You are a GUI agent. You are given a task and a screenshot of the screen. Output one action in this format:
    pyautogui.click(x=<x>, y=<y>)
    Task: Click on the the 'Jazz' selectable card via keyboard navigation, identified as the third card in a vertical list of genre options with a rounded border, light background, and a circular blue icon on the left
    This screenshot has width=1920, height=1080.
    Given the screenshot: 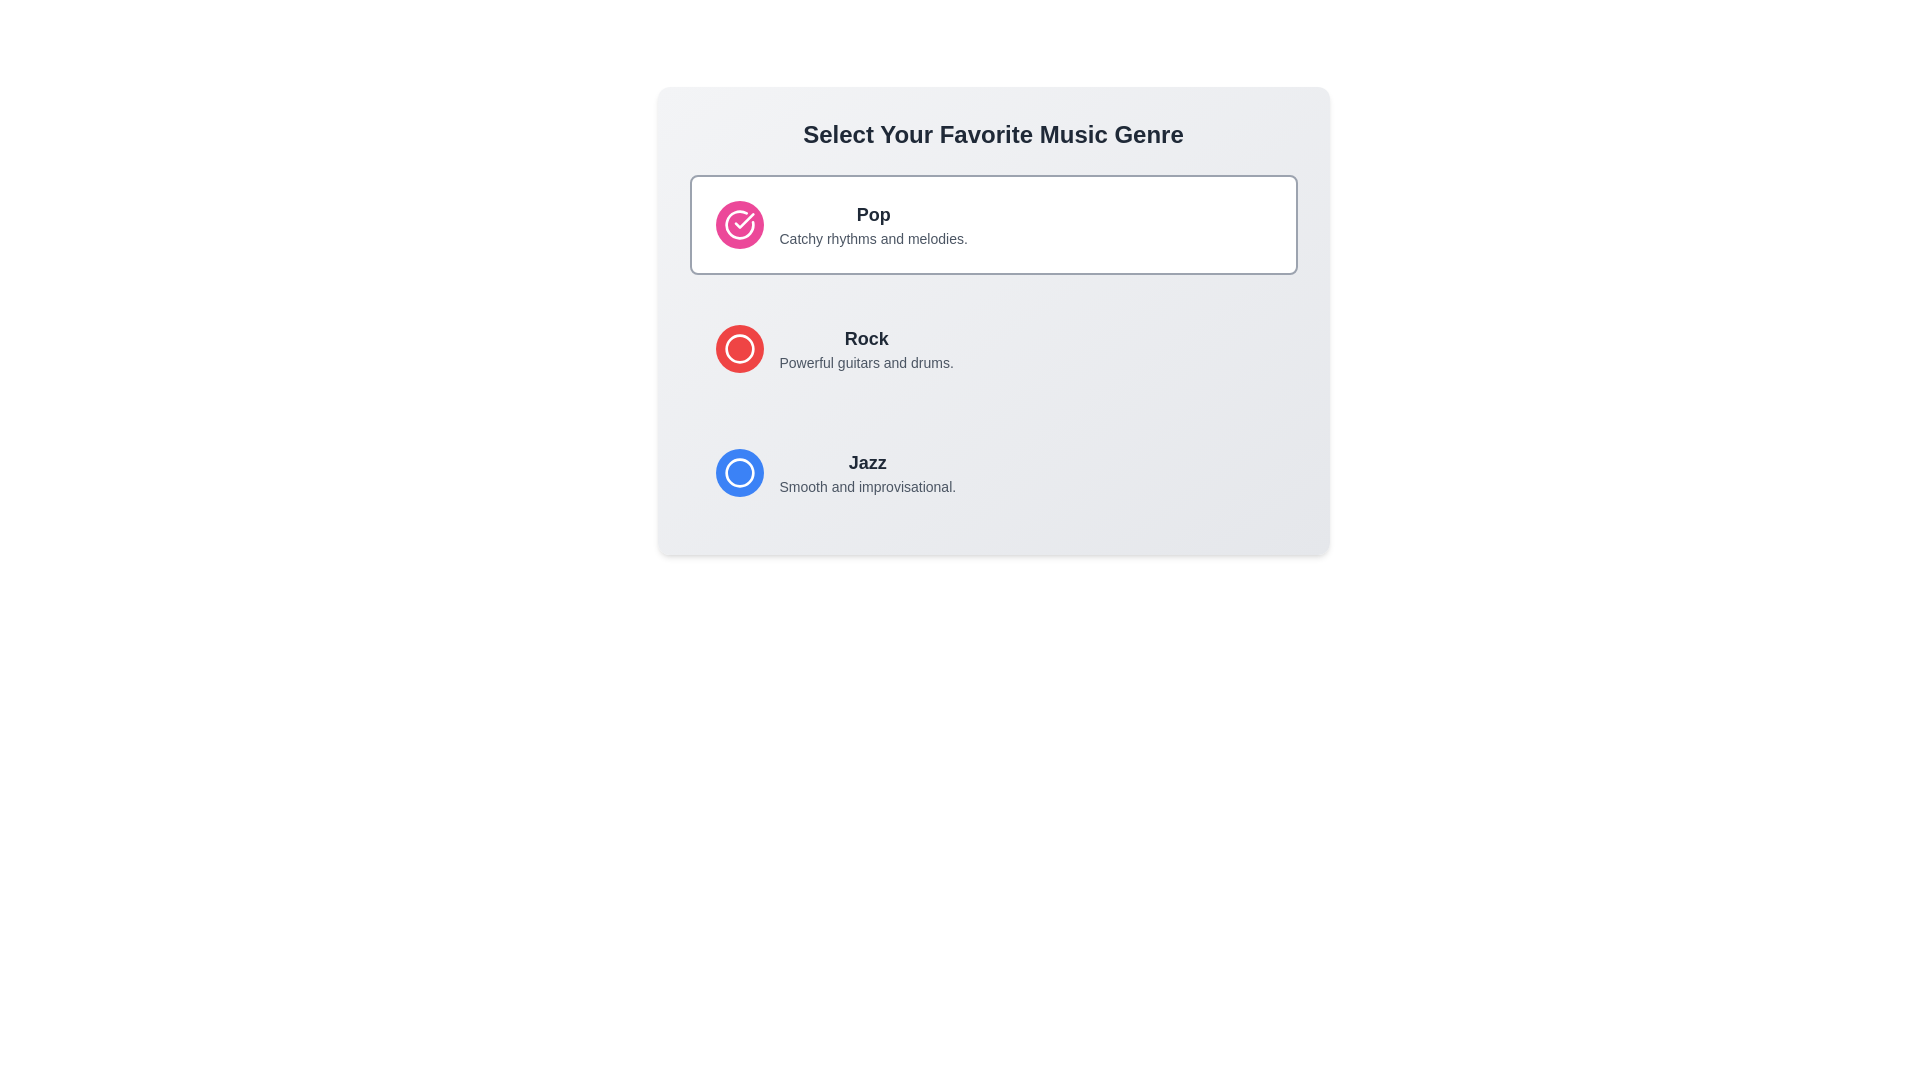 What is the action you would take?
    pyautogui.click(x=993, y=473)
    